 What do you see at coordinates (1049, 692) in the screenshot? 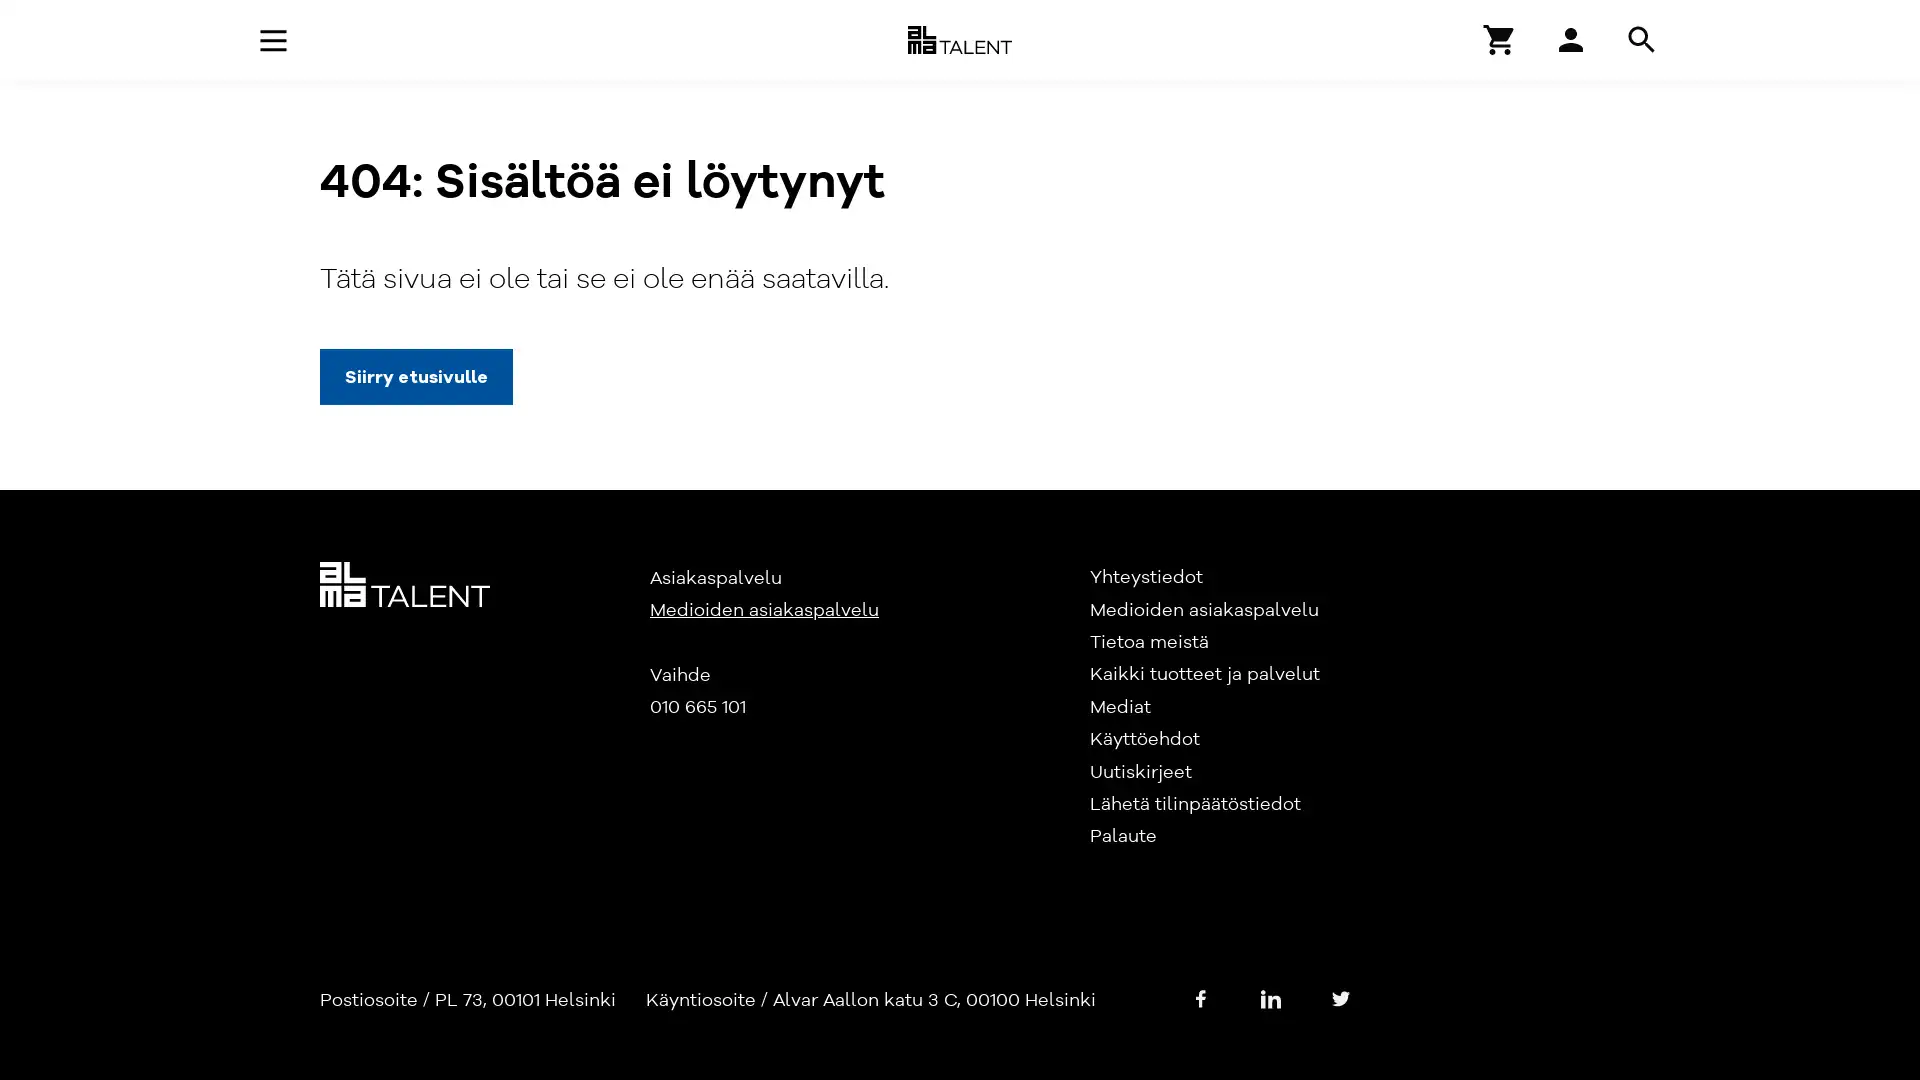
I see `Asetukset` at bounding box center [1049, 692].